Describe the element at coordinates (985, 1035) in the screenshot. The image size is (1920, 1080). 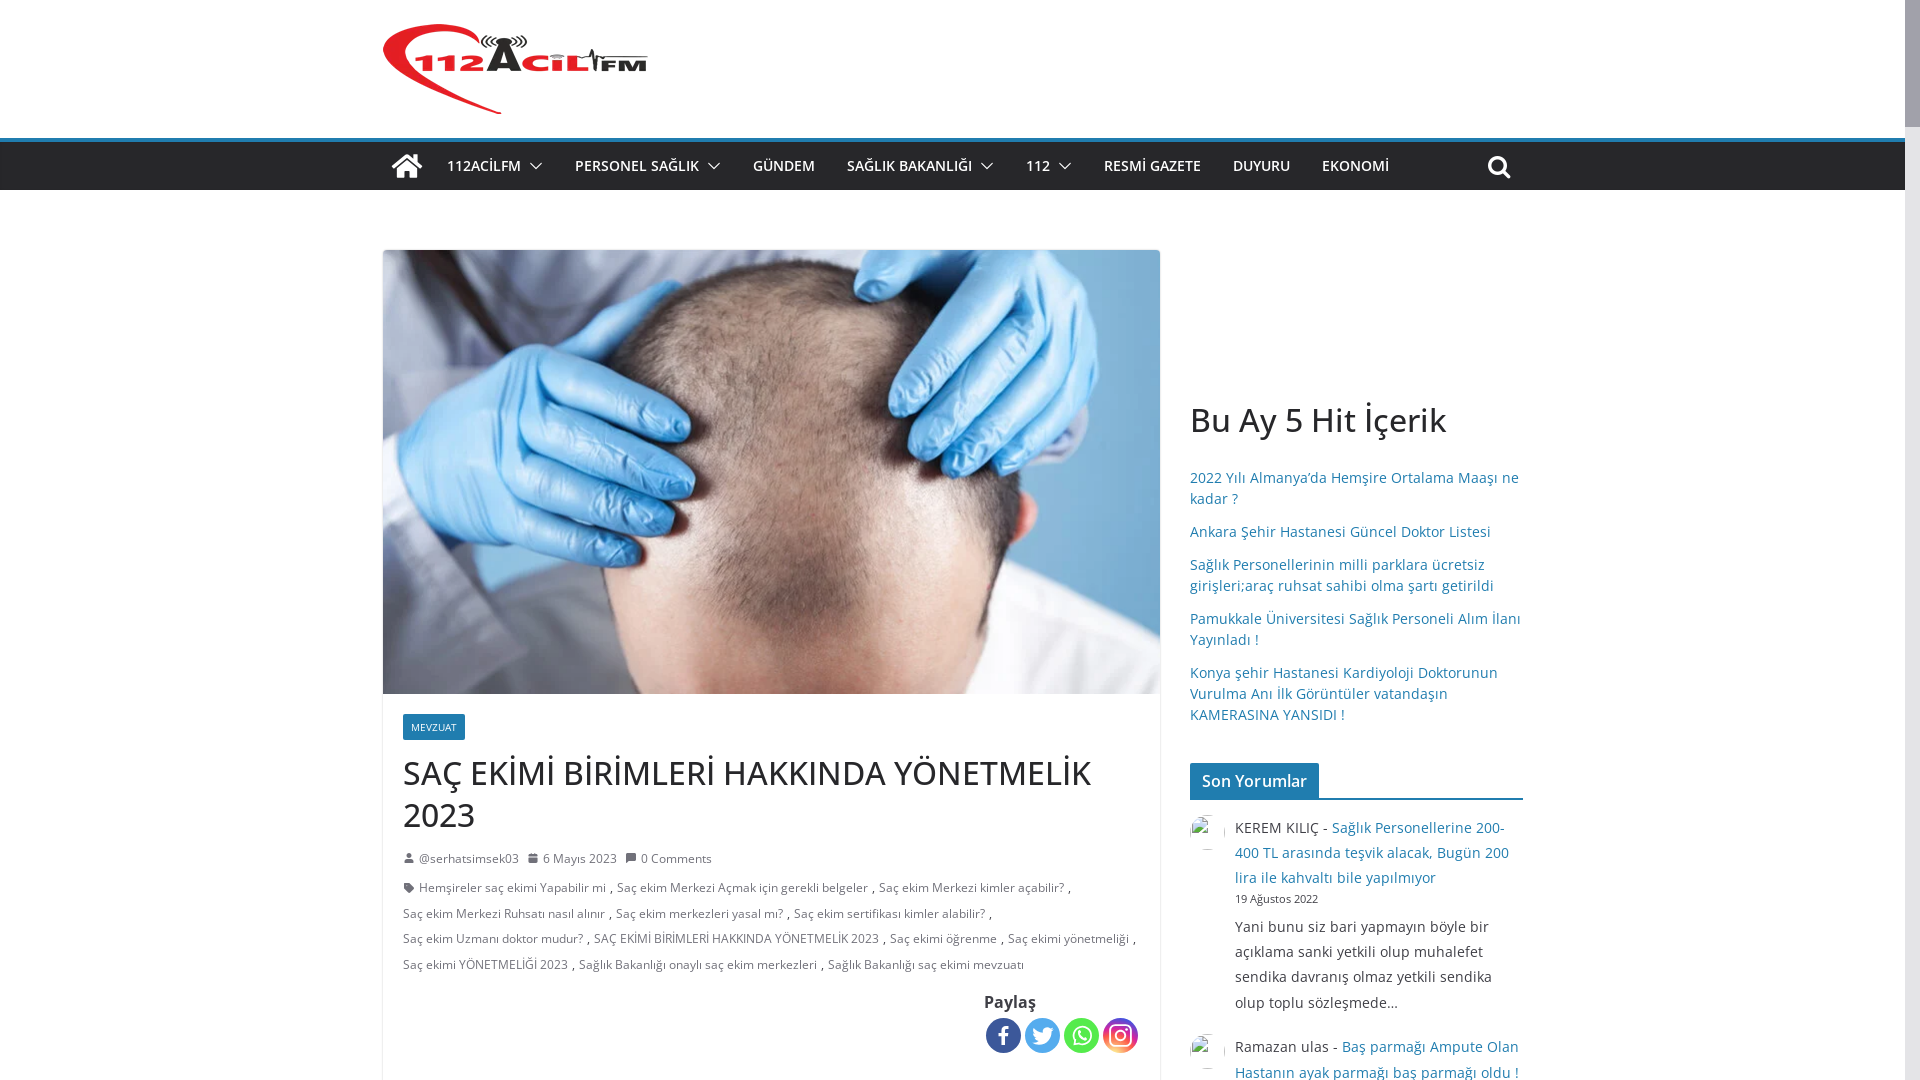
I see `'Facebook'` at that location.